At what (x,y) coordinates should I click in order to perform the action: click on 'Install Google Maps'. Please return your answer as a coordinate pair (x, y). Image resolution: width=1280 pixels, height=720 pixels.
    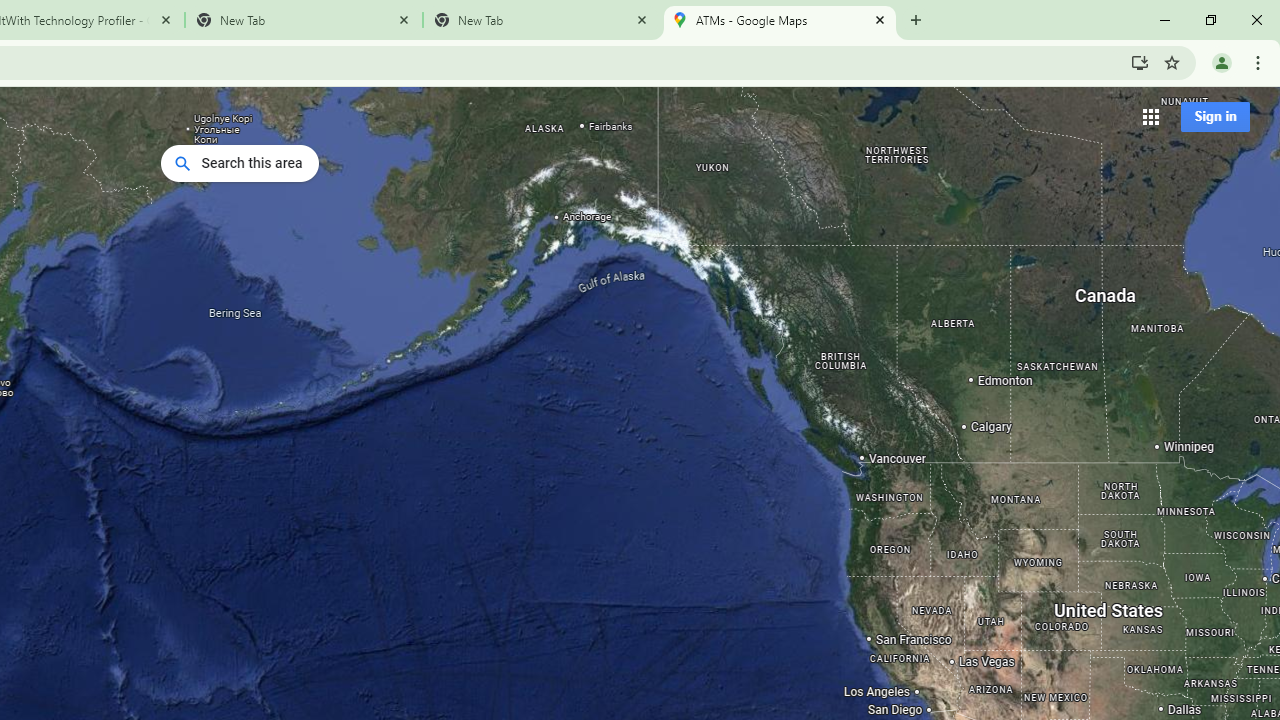
    Looking at the image, I should click on (1139, 61).